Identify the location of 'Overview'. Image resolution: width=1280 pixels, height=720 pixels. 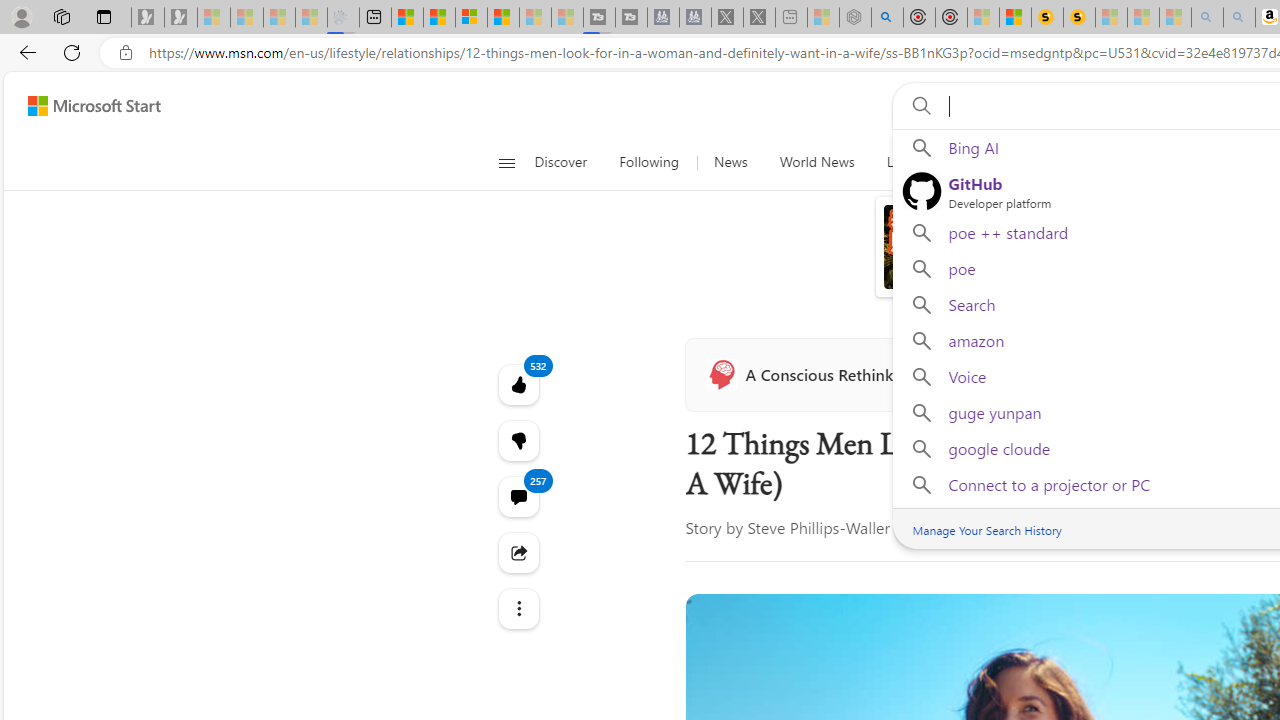
(470, 17).